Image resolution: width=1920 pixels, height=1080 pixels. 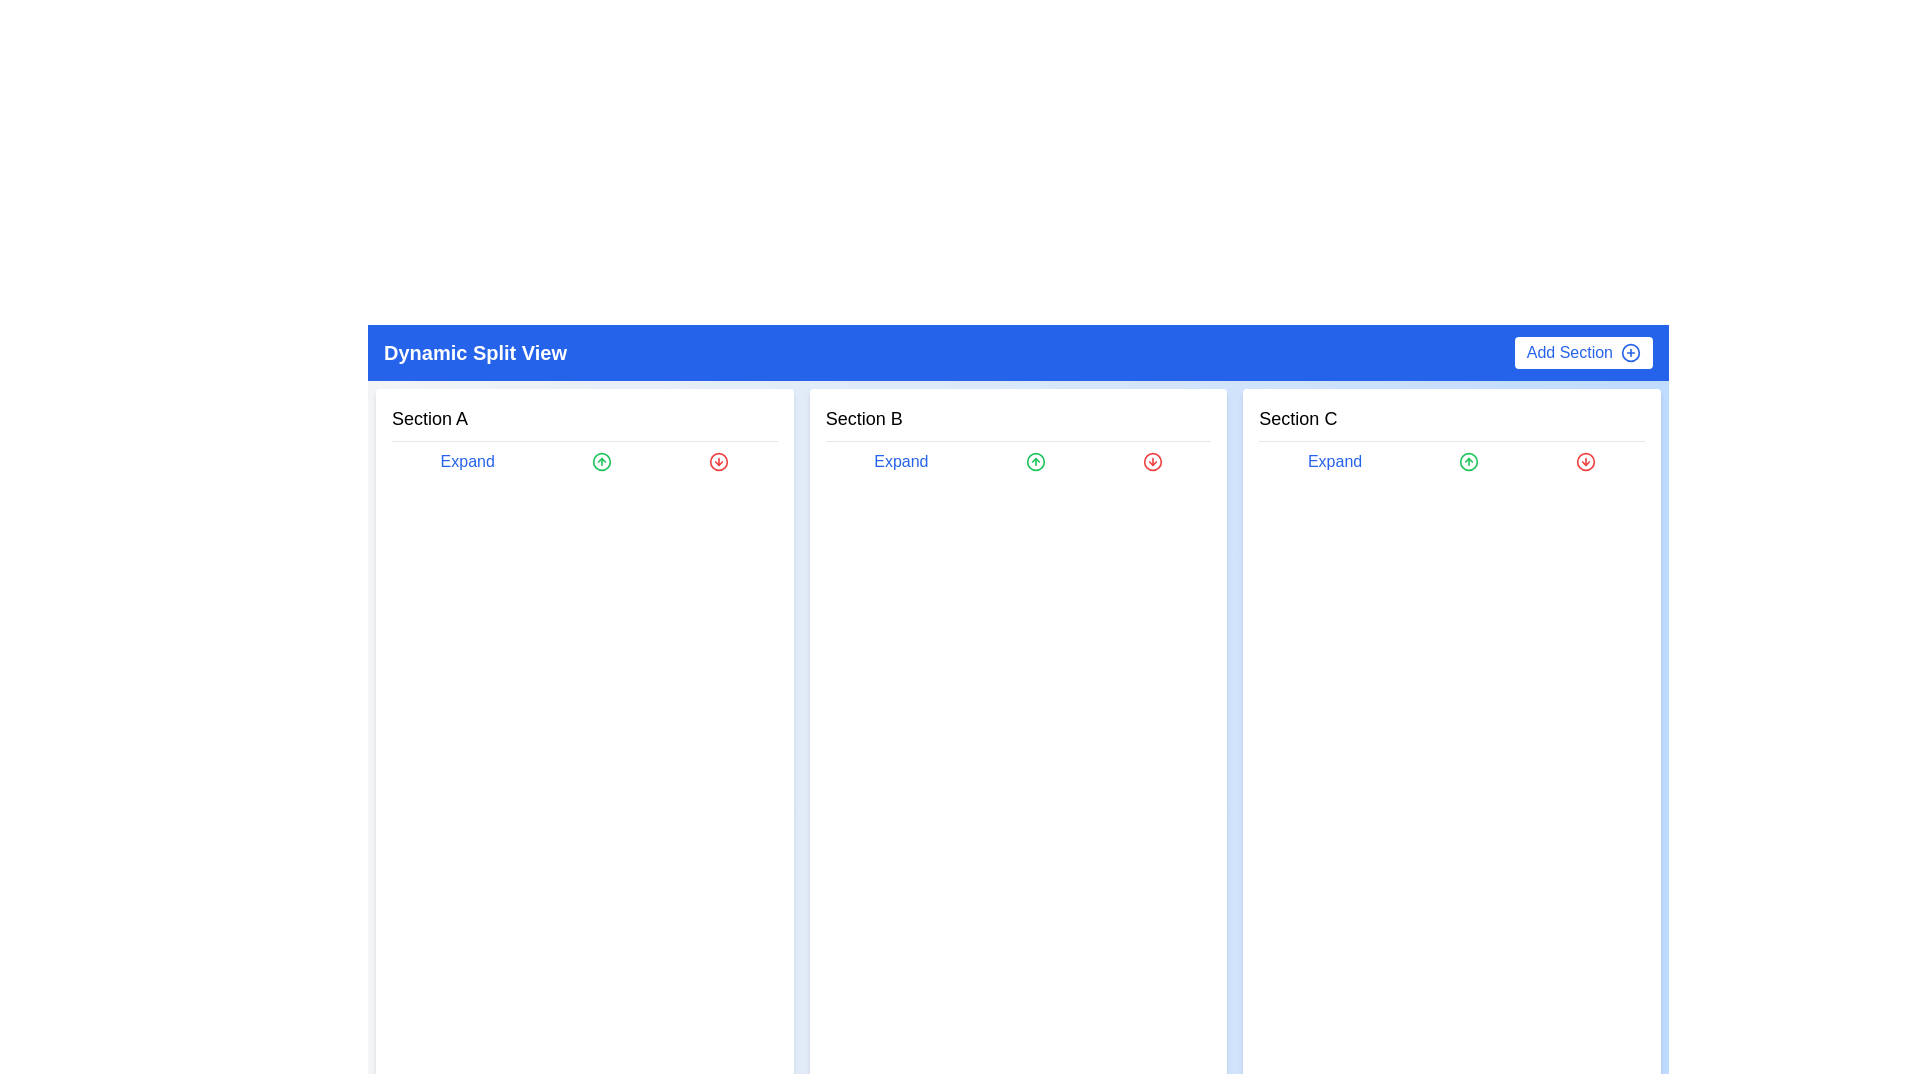 I want to click on the icon located at the end of the 'Add Section' text label, positioned in the top-right corner of the interface, so click(x=1631, y=352).